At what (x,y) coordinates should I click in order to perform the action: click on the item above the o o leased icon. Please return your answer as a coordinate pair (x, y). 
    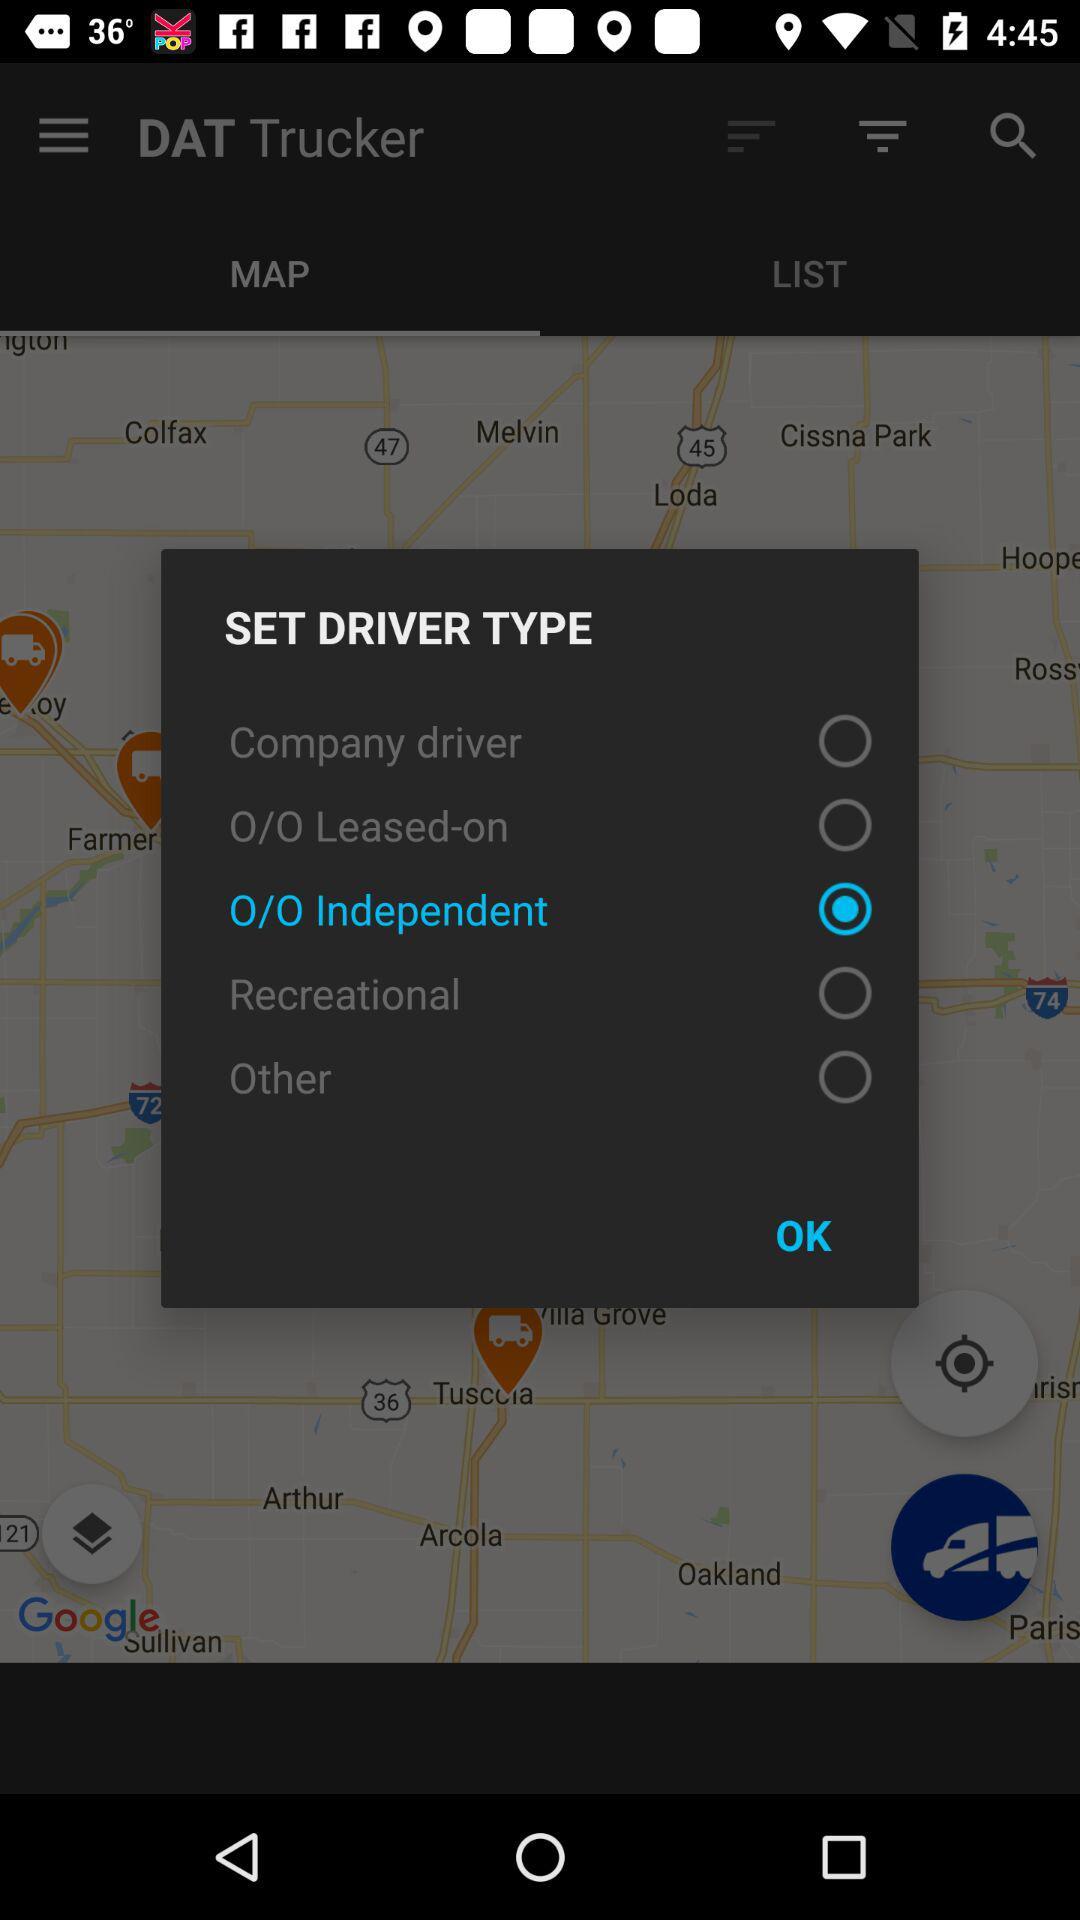
    Looking at the image, I should click on (540, 739).